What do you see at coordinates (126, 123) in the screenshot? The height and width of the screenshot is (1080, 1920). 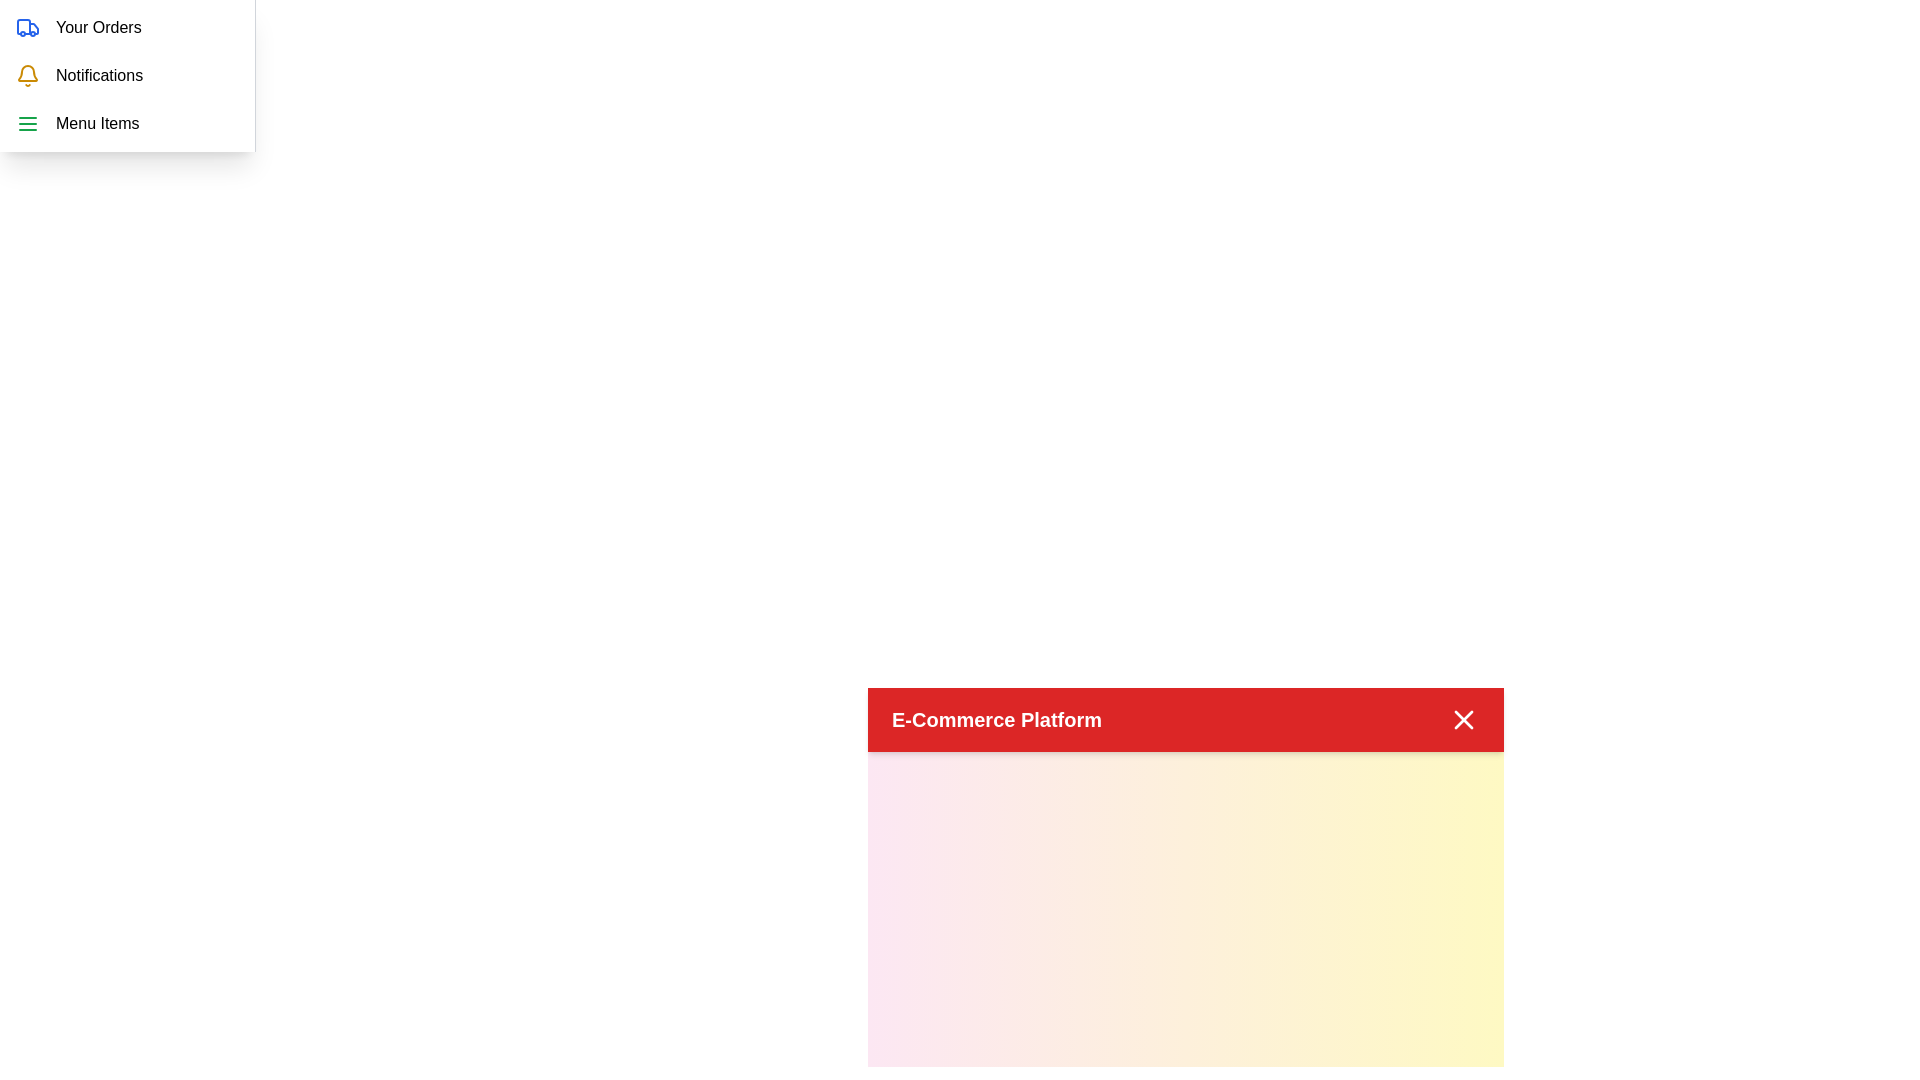 I see `the third navigation link in the vertical list, located below 'Your Orders' and 'Notifications'` at bounding box center [126, 123].